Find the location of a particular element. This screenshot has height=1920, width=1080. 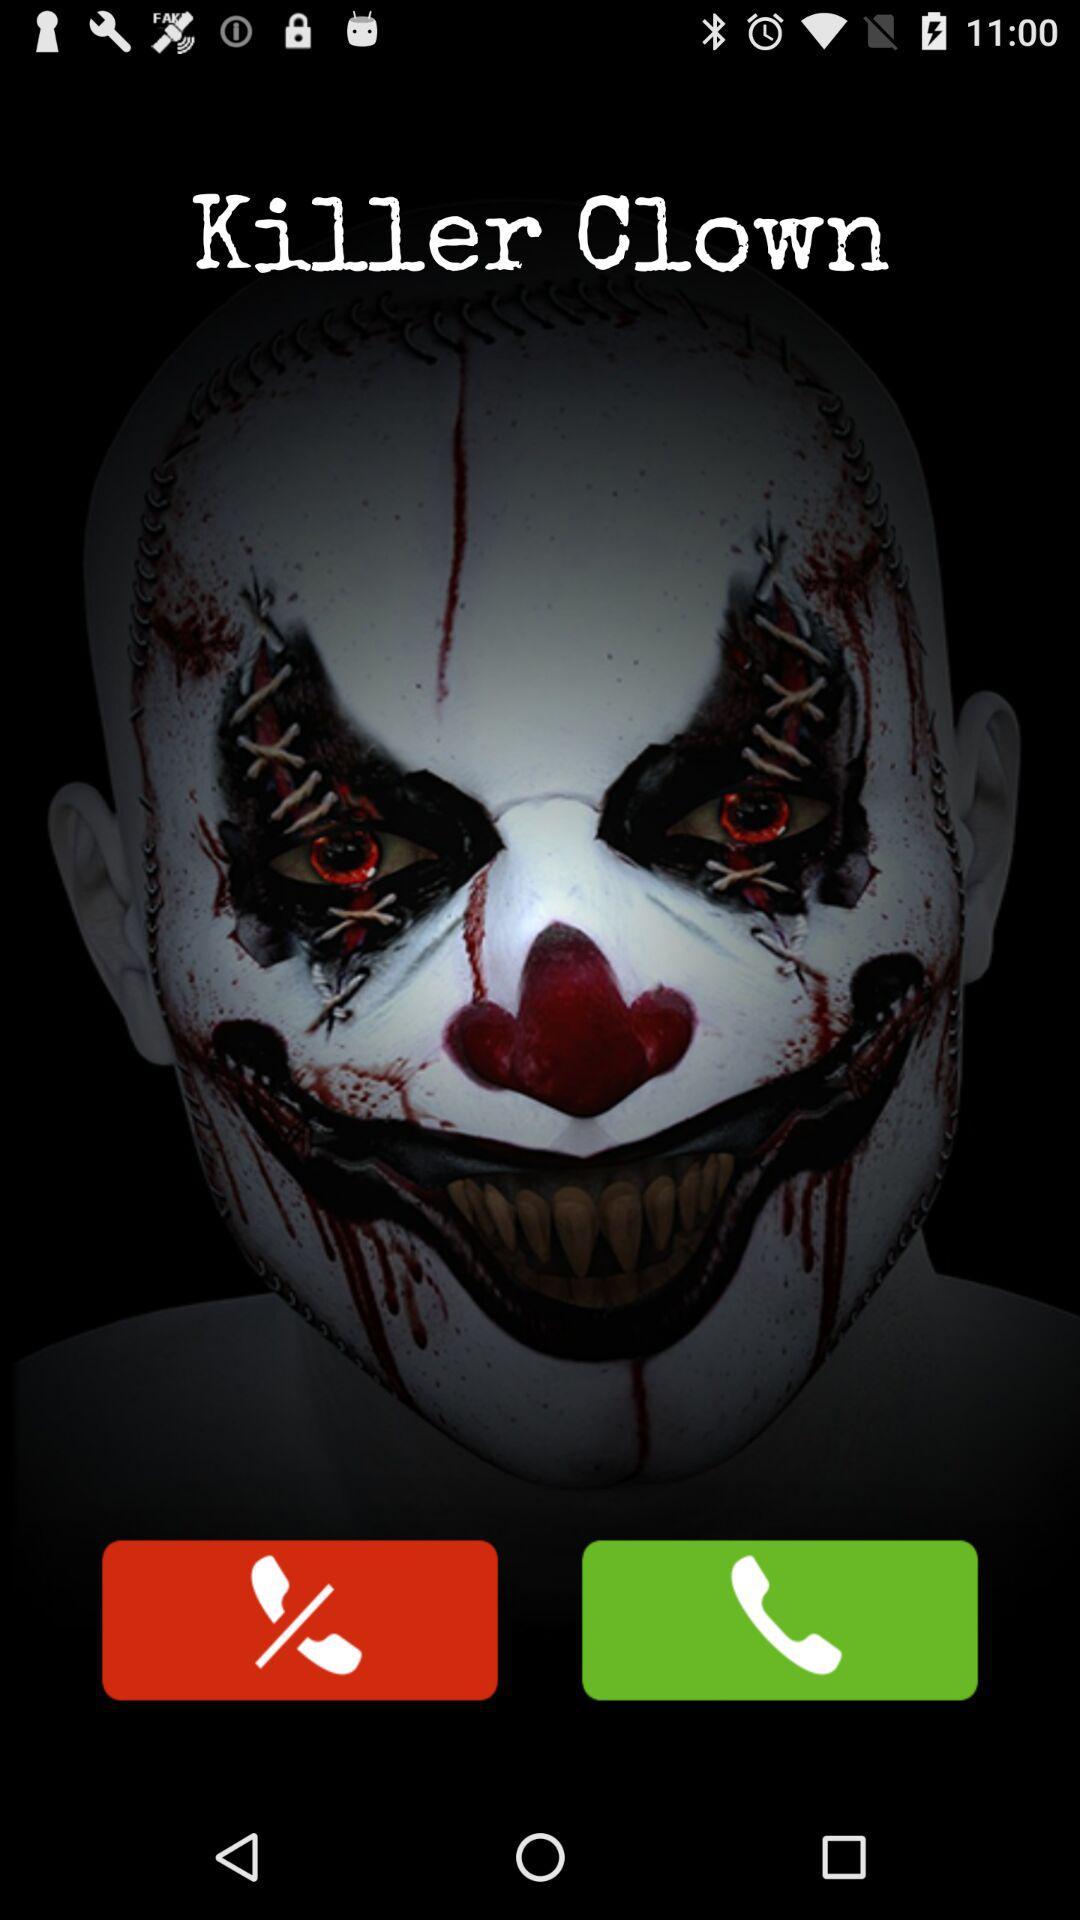

decline phonecall is located at coordinates (300, 1620).